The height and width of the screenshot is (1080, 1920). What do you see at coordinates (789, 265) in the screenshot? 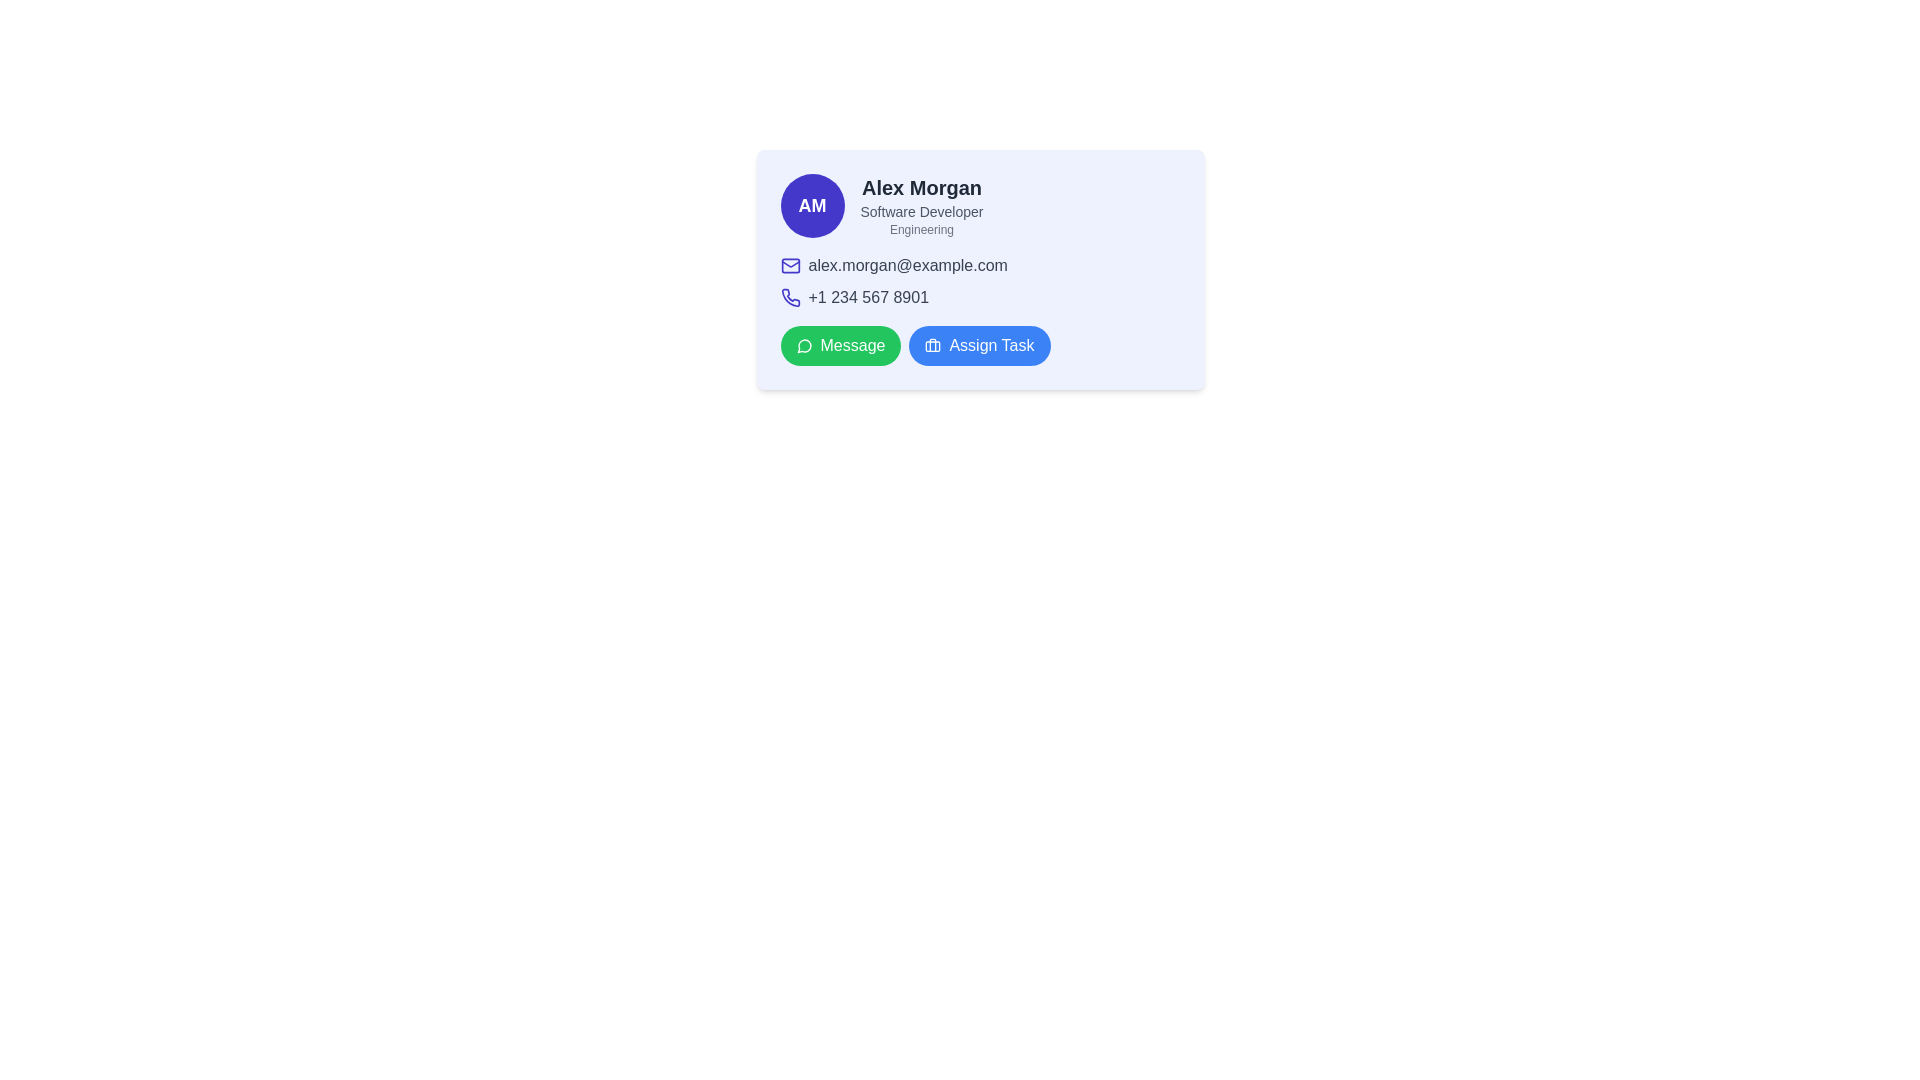
I see `the envelope-shaped icon with a vibrant indigo color, located to the left of the email text 'alex.morgan@example.com'` at bounding box center [789, 265].